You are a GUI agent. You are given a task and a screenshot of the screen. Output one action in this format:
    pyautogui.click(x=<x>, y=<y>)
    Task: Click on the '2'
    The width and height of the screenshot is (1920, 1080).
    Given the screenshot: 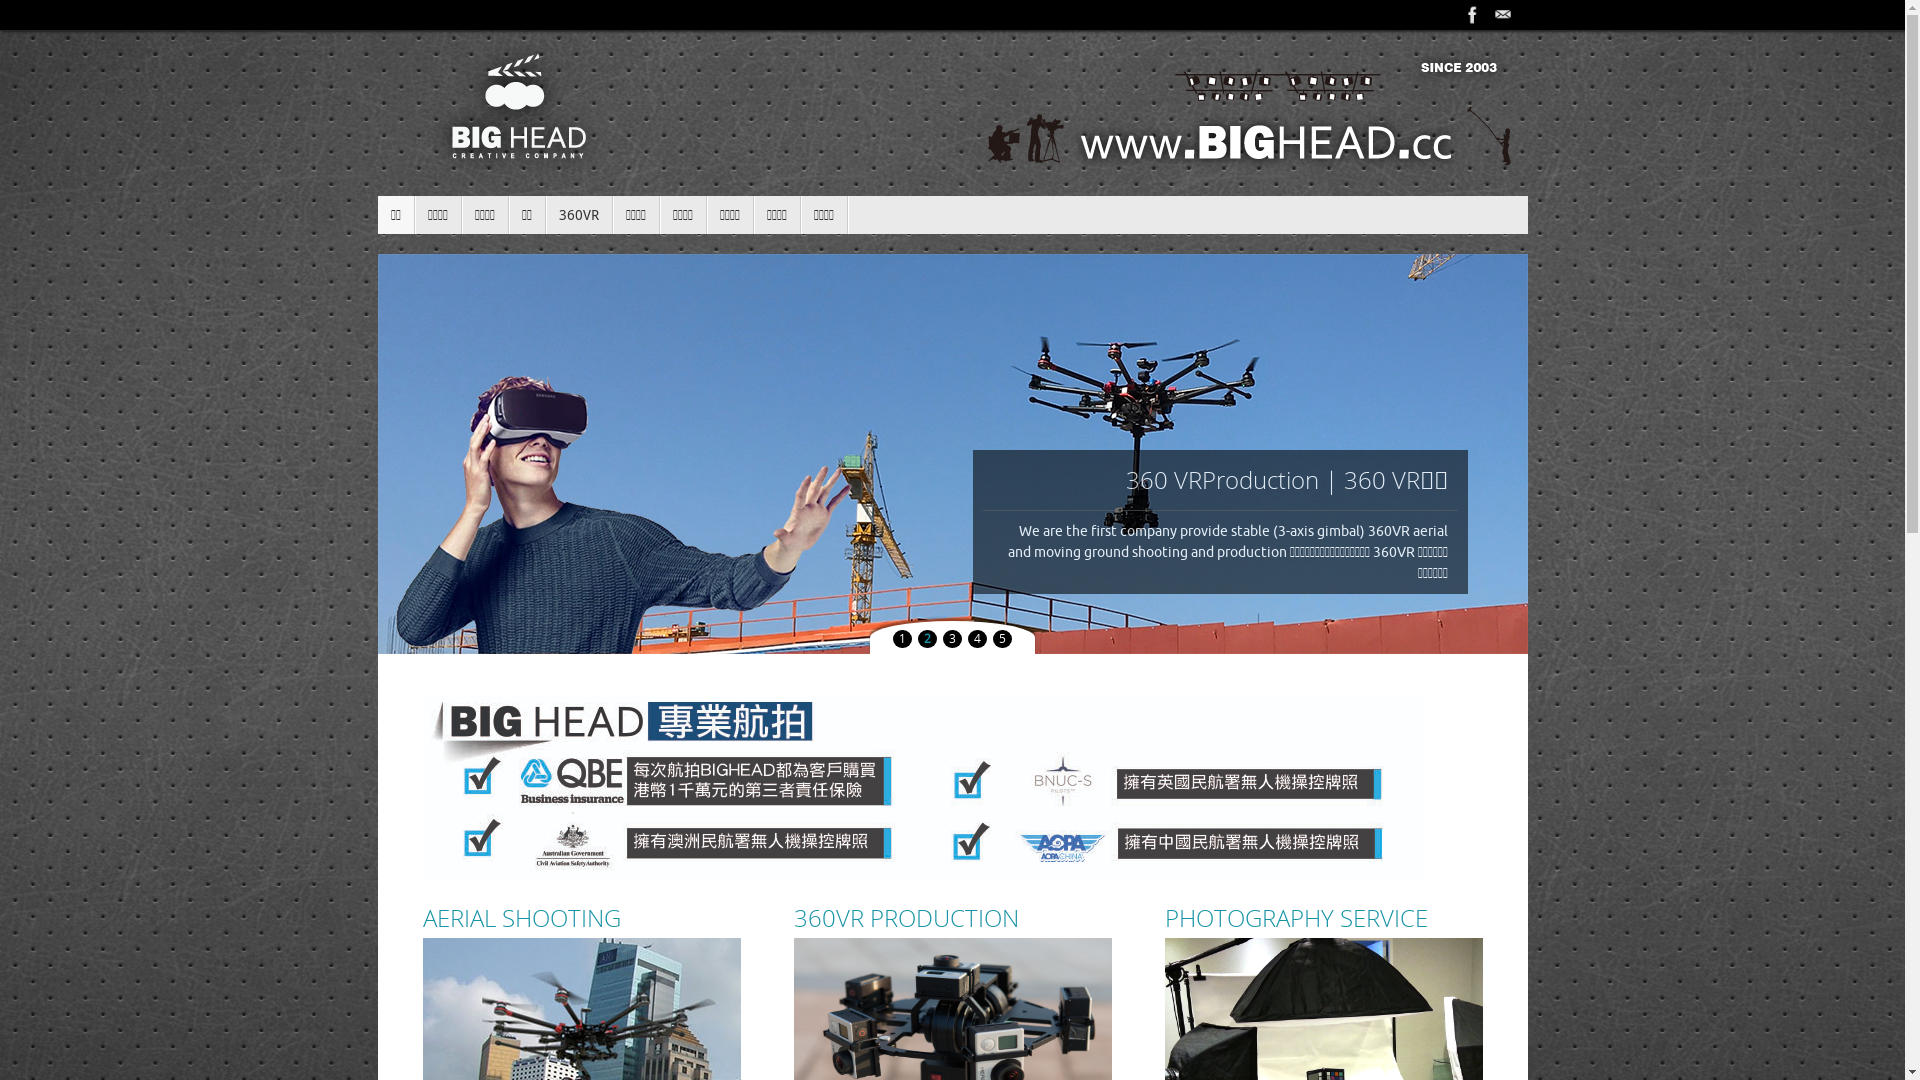 What is the action you would take?
    pyautogui.click(x=926, y=639)
    